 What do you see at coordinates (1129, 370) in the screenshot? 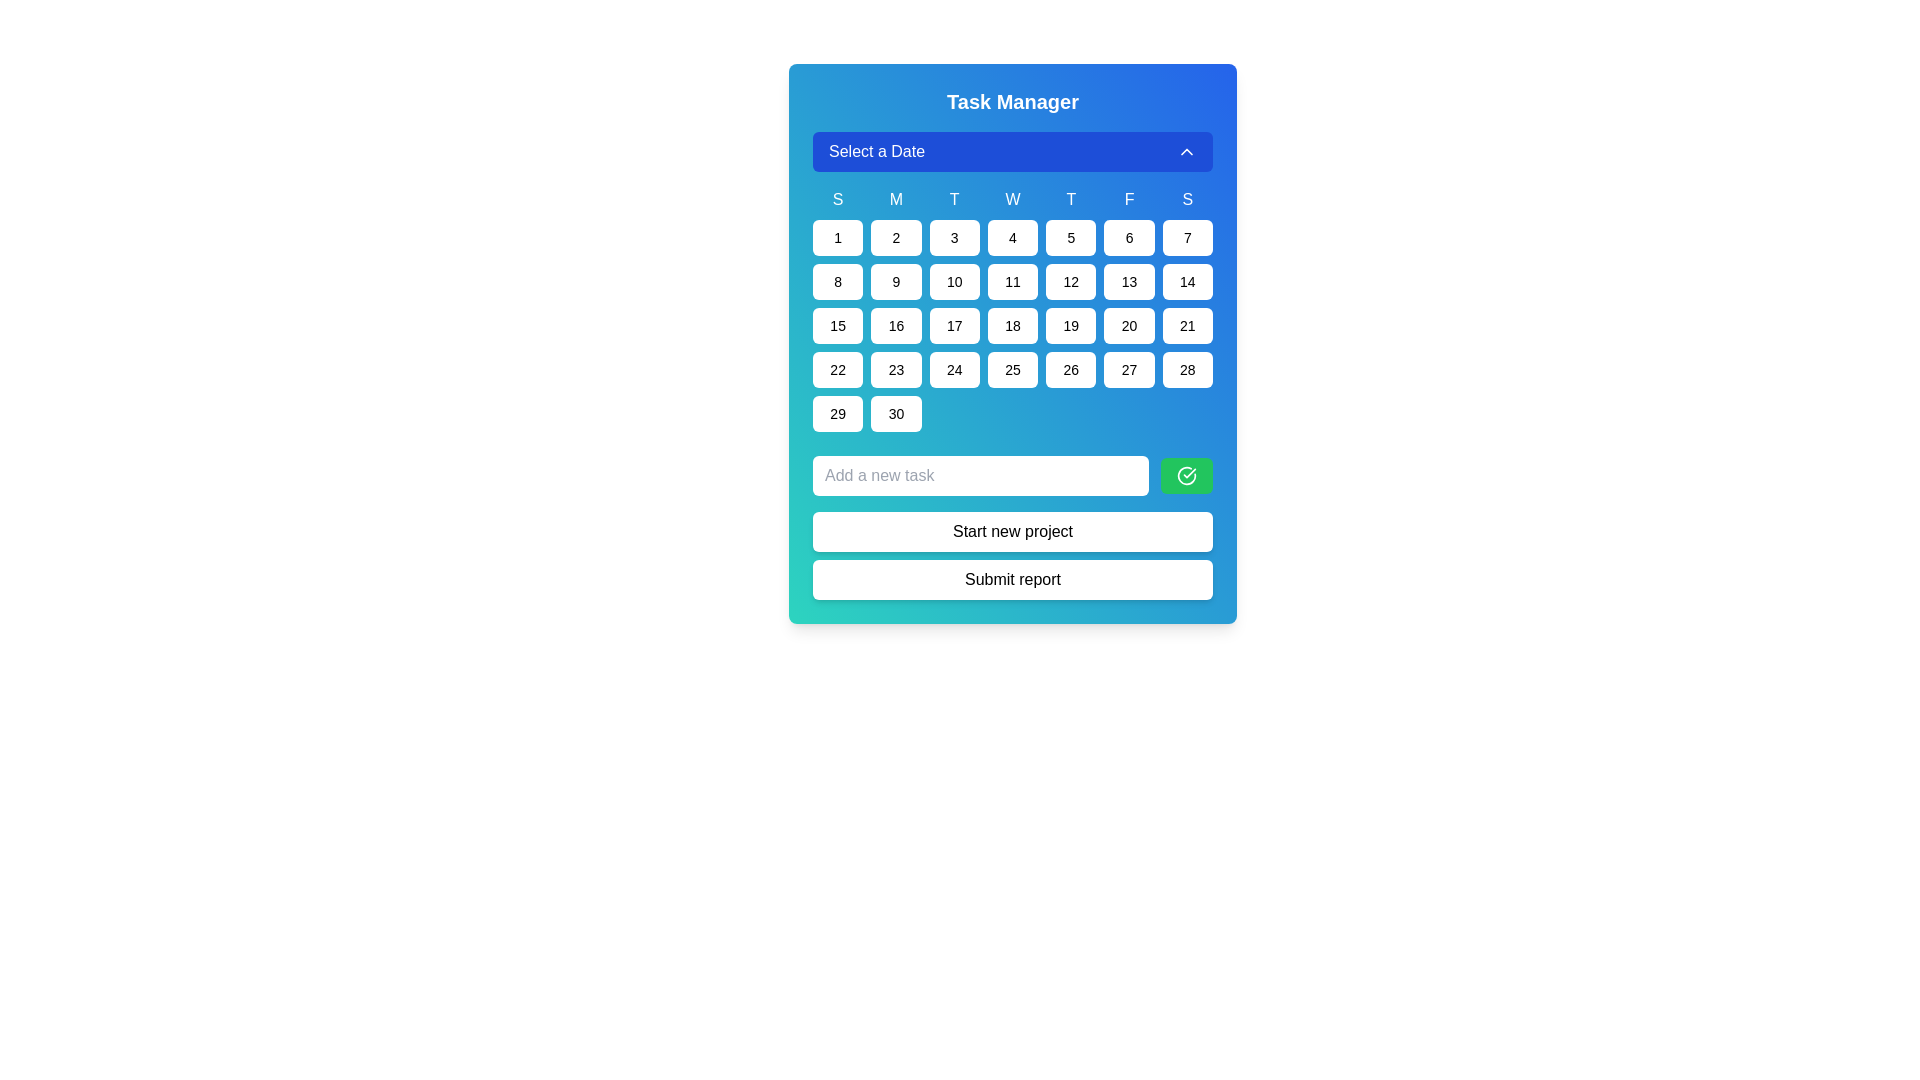
I see `the button displaying the number '27' located in the bottom-right corner of the calendar grid` at bounding box center [1129, 370].